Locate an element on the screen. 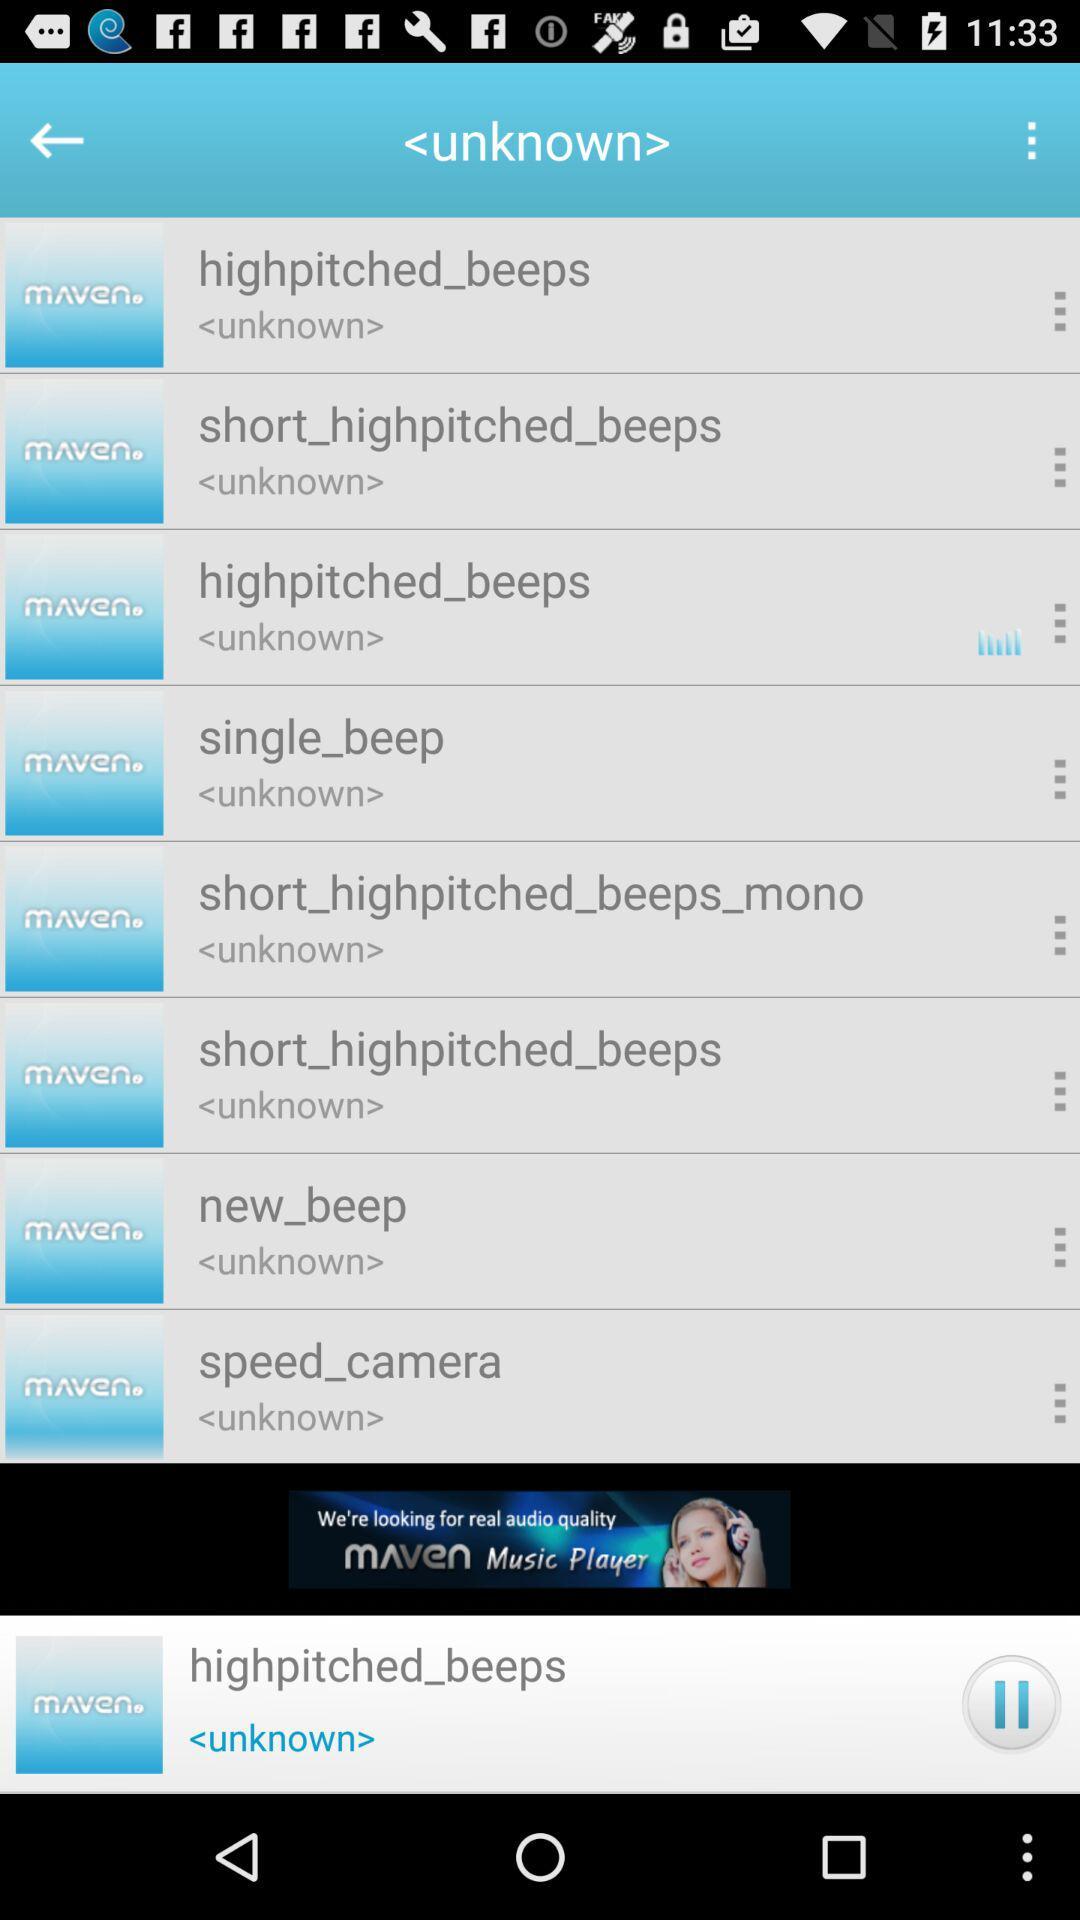 Image resolution: width=1080 pixels, height=1920 pixels. the more icon is located at coordinates (1027, 1002).